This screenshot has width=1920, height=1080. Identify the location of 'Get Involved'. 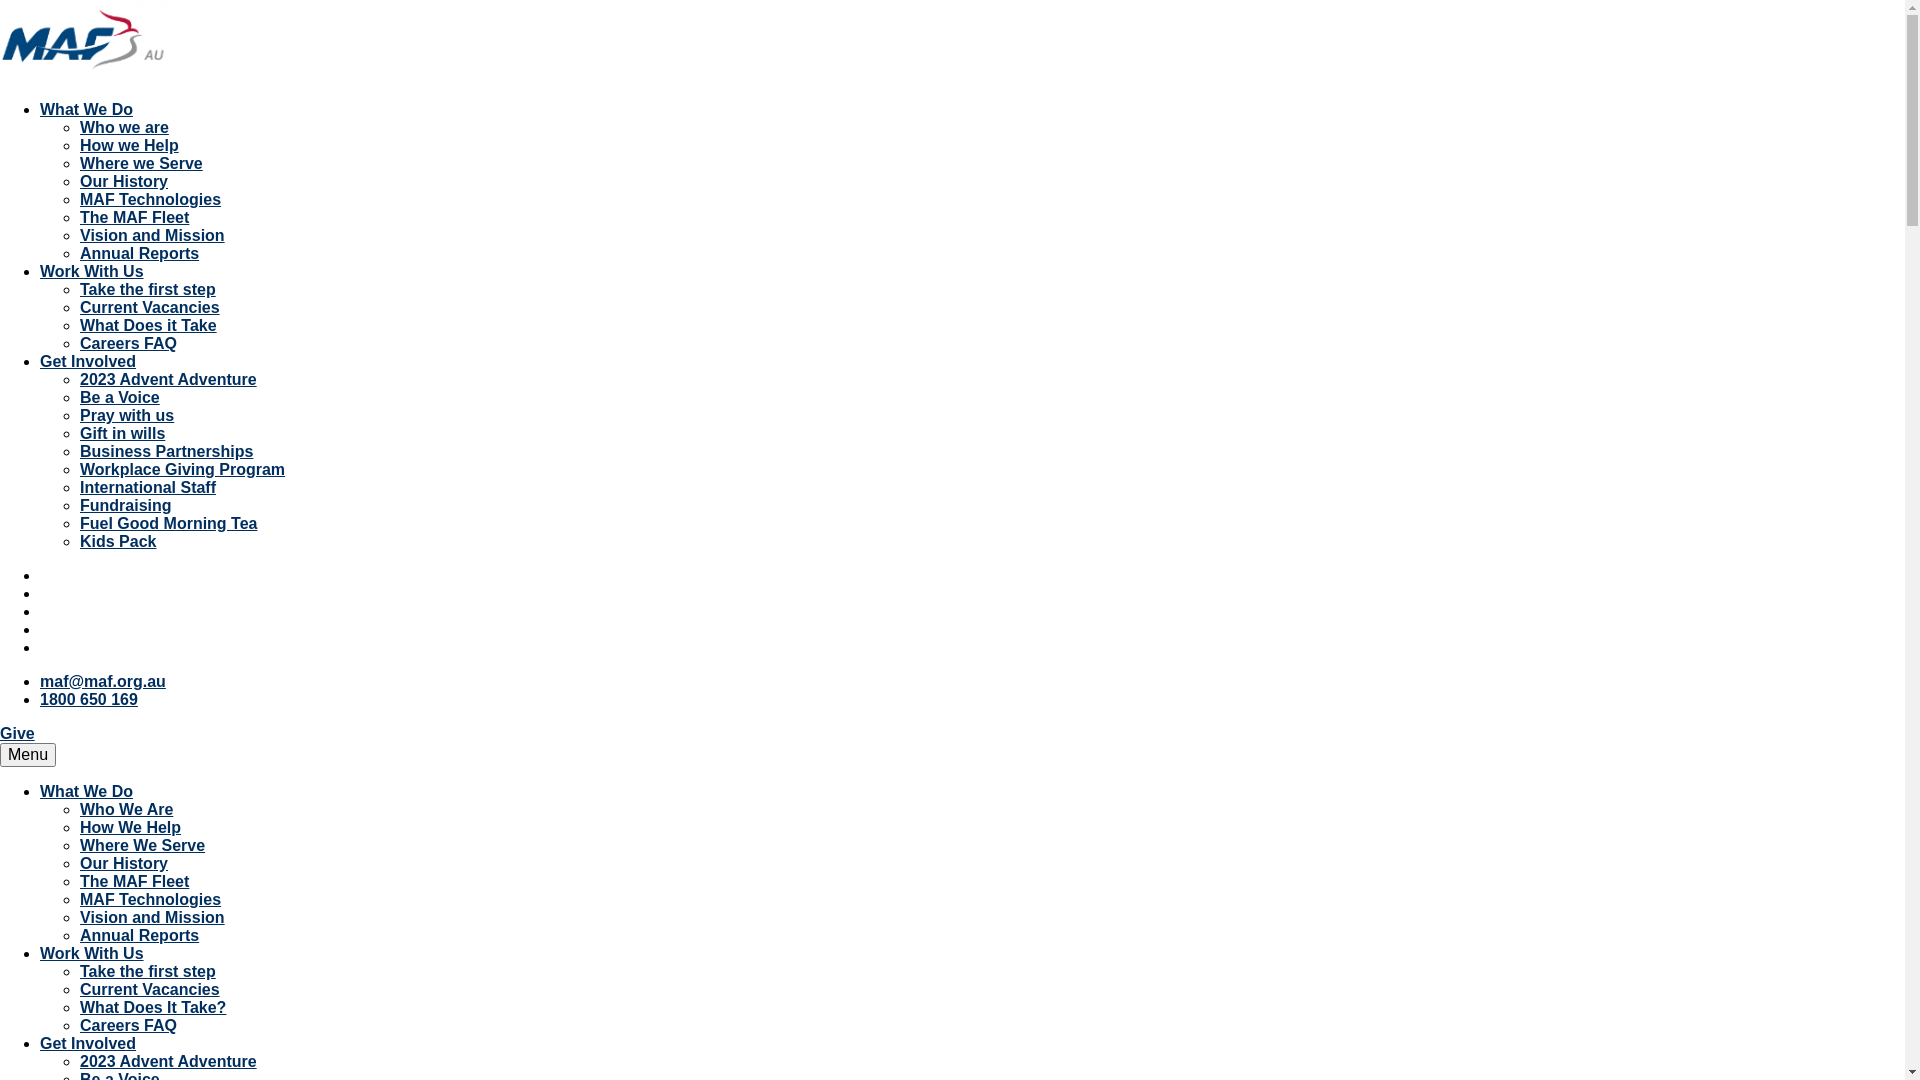
(86, 1042).